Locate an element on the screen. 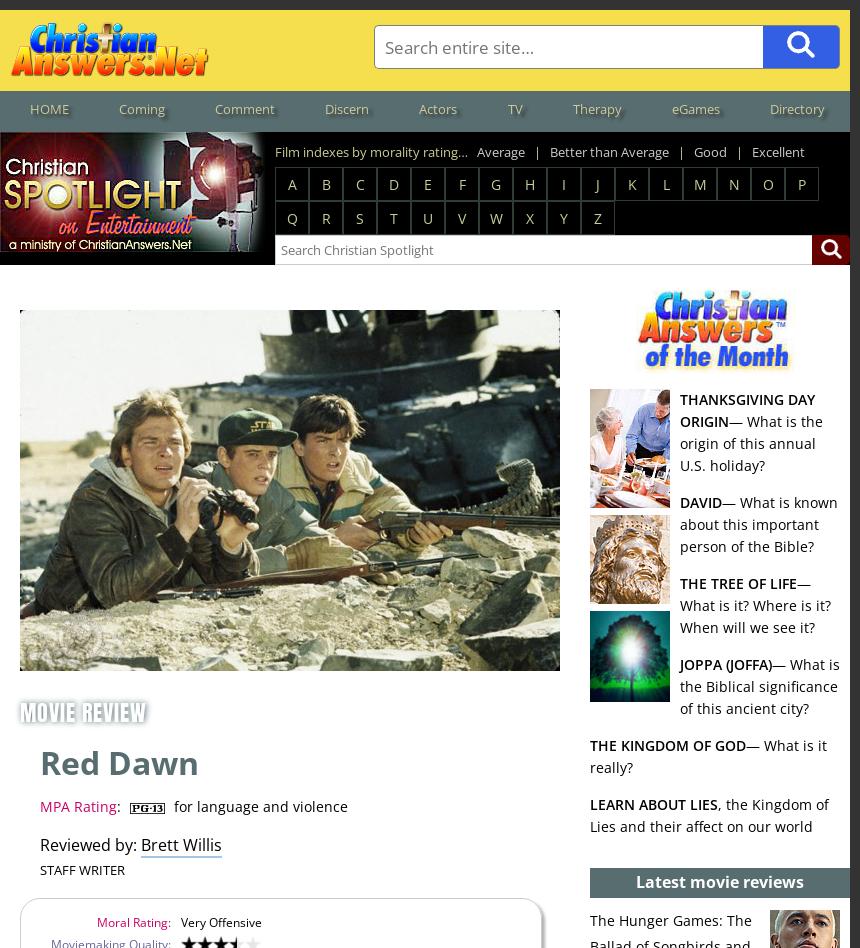  '— What is known about this important person of the Bible?' is located at coordinates (759, 523).